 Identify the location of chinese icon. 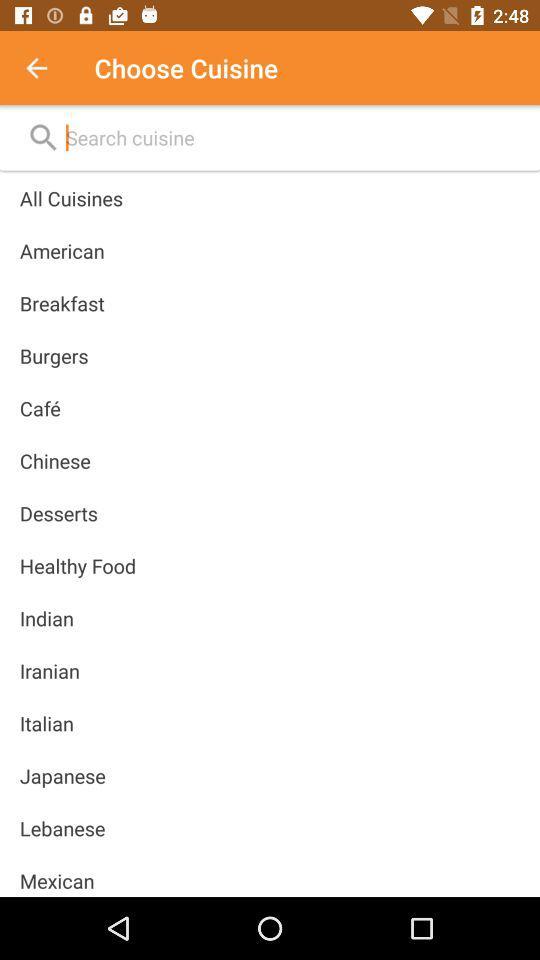
(55, 461).